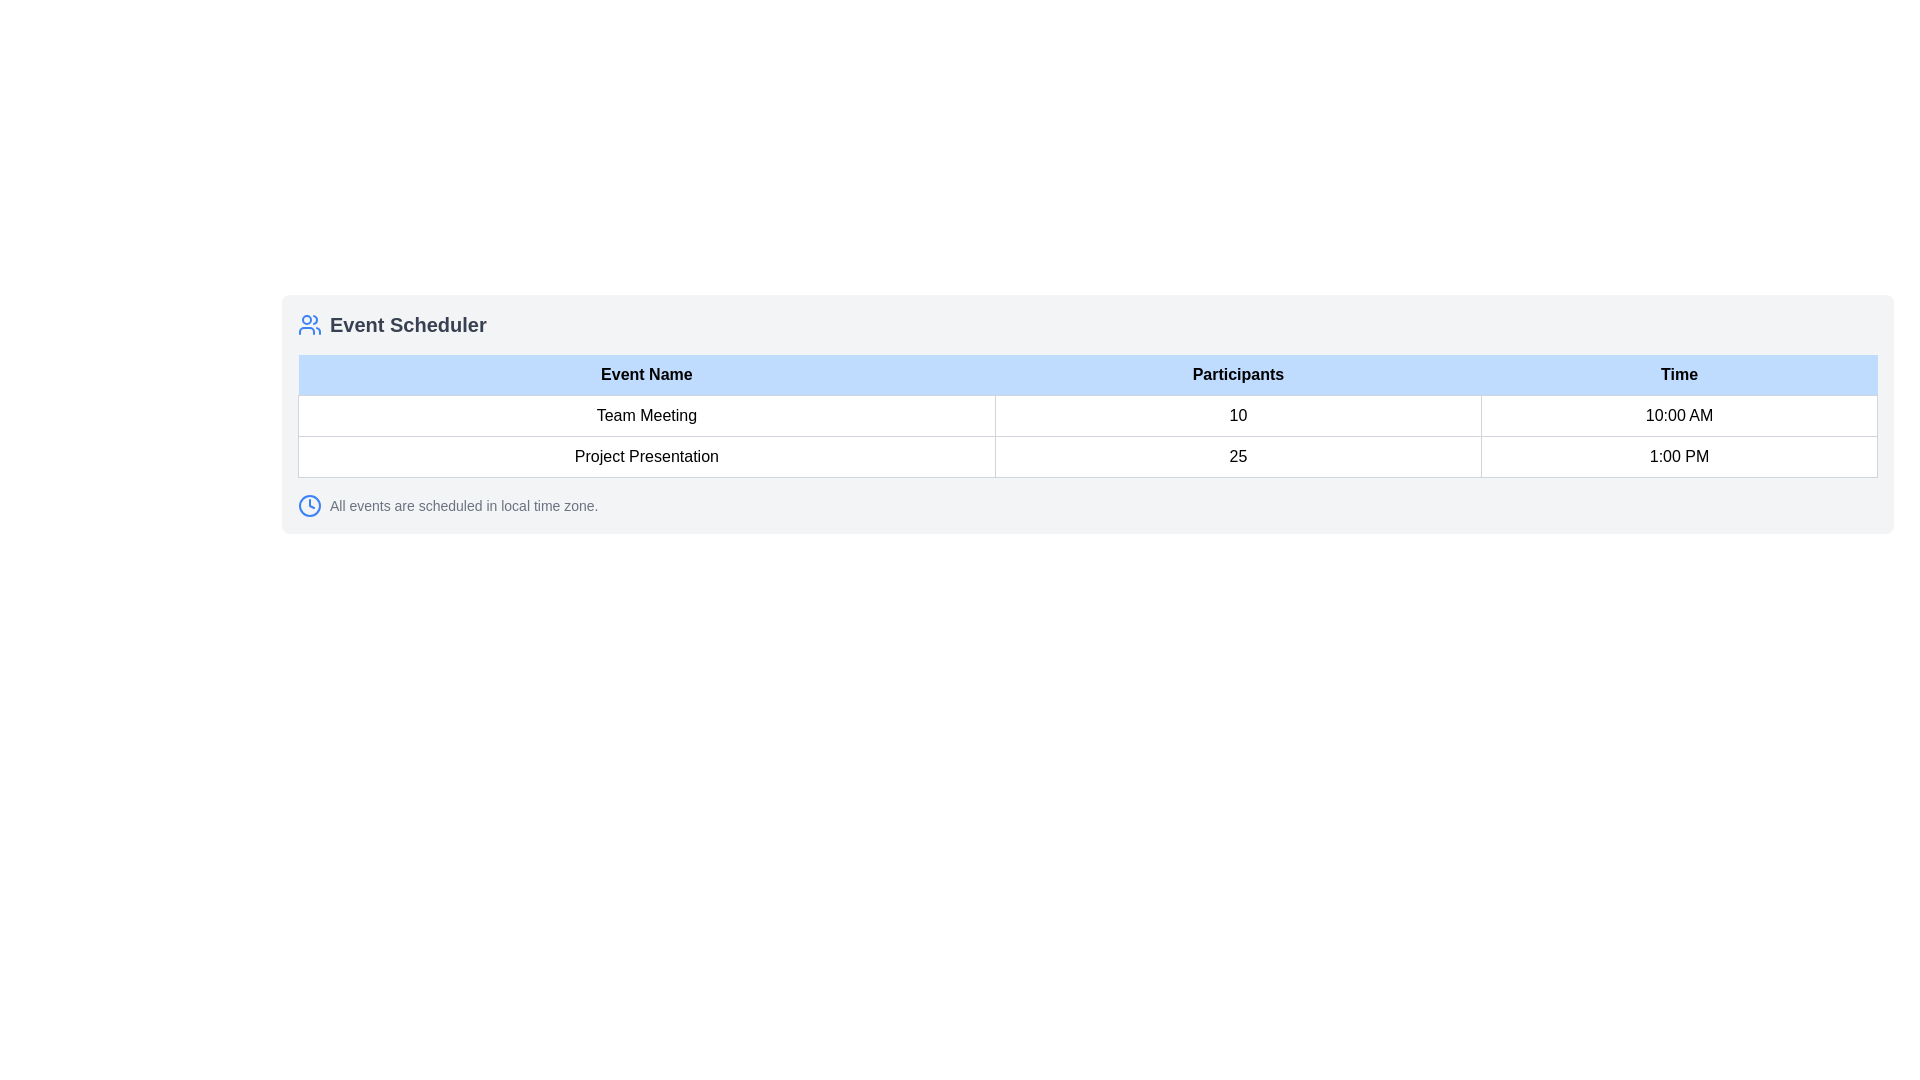  I want to click on the text label displaying the time for the 'Project Presentation' event, located in the third column of the table under the 'Time' header, so click(1679, 456).